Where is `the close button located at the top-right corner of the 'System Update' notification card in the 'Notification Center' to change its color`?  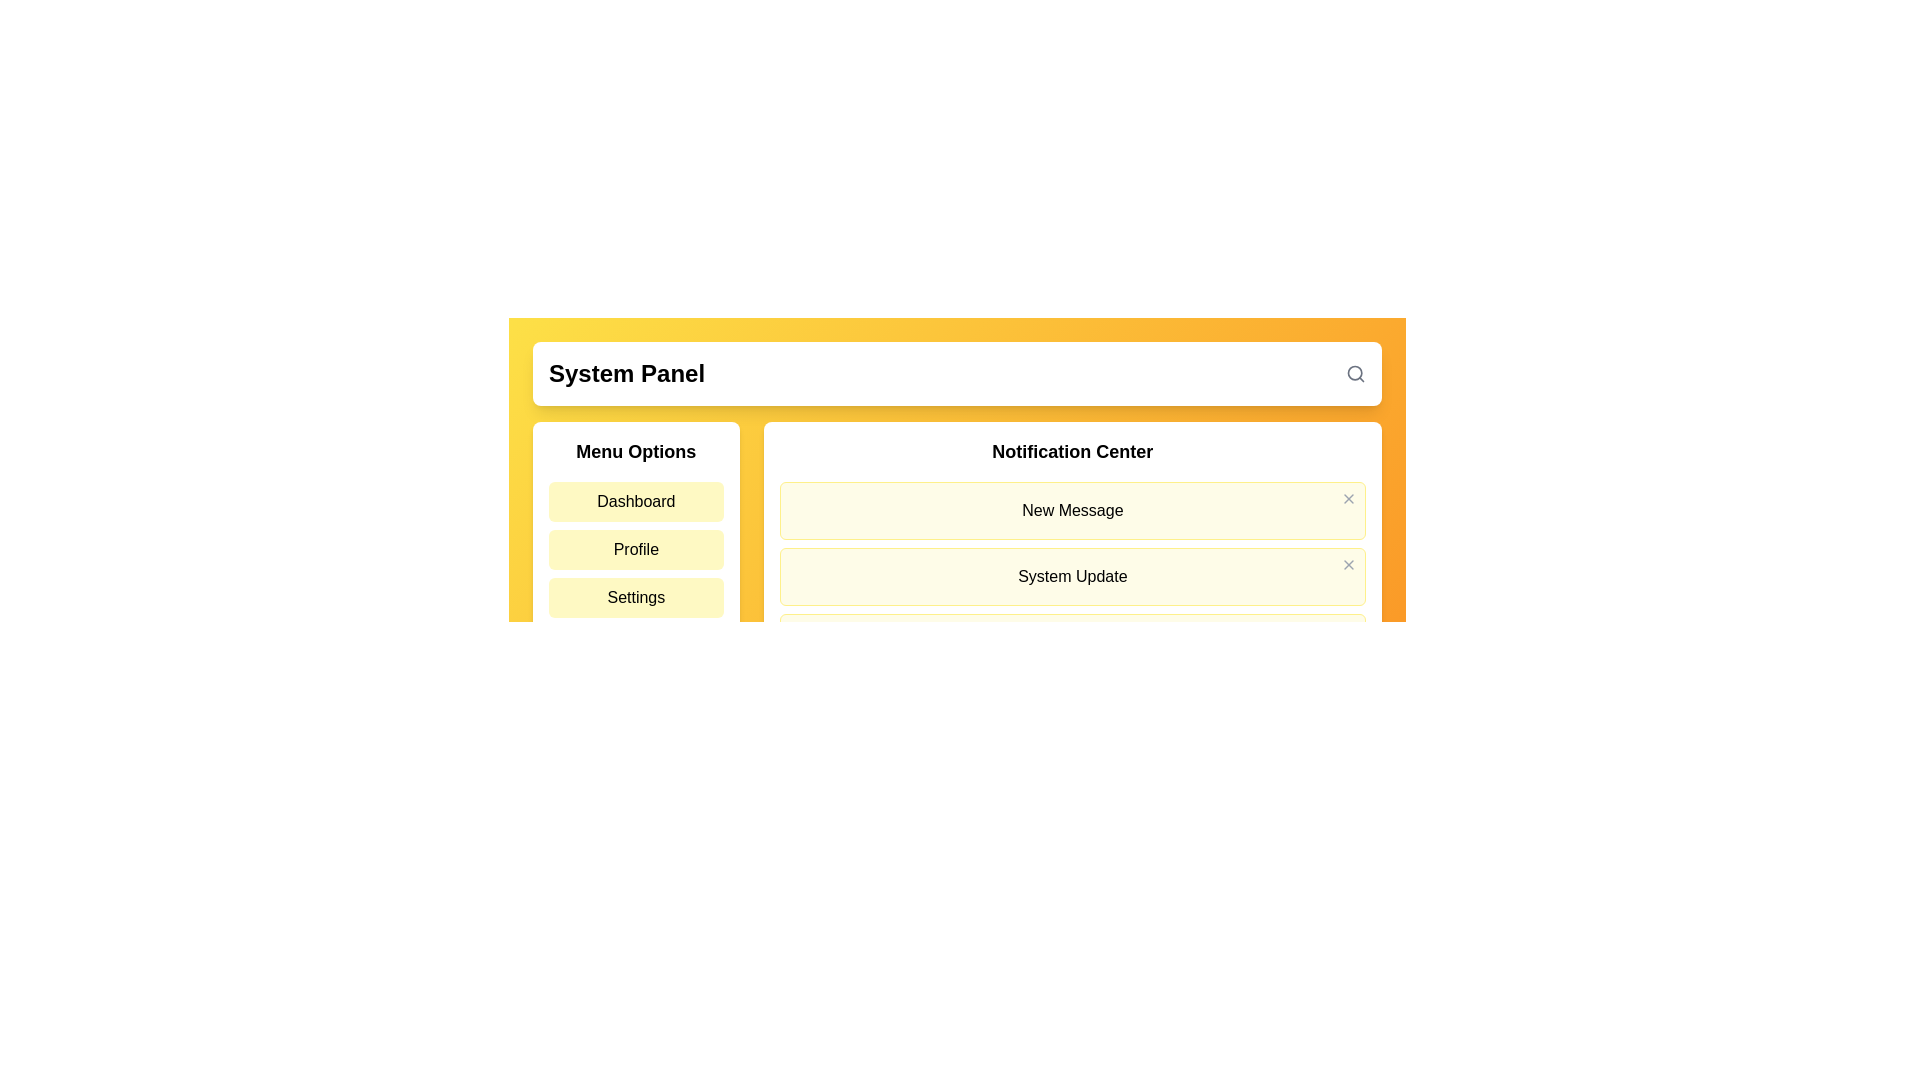 the close button located at the top-right corner of the 'System Update' notification card in the 'Notification Center' to change its color is located at coordinates (1348, 564).